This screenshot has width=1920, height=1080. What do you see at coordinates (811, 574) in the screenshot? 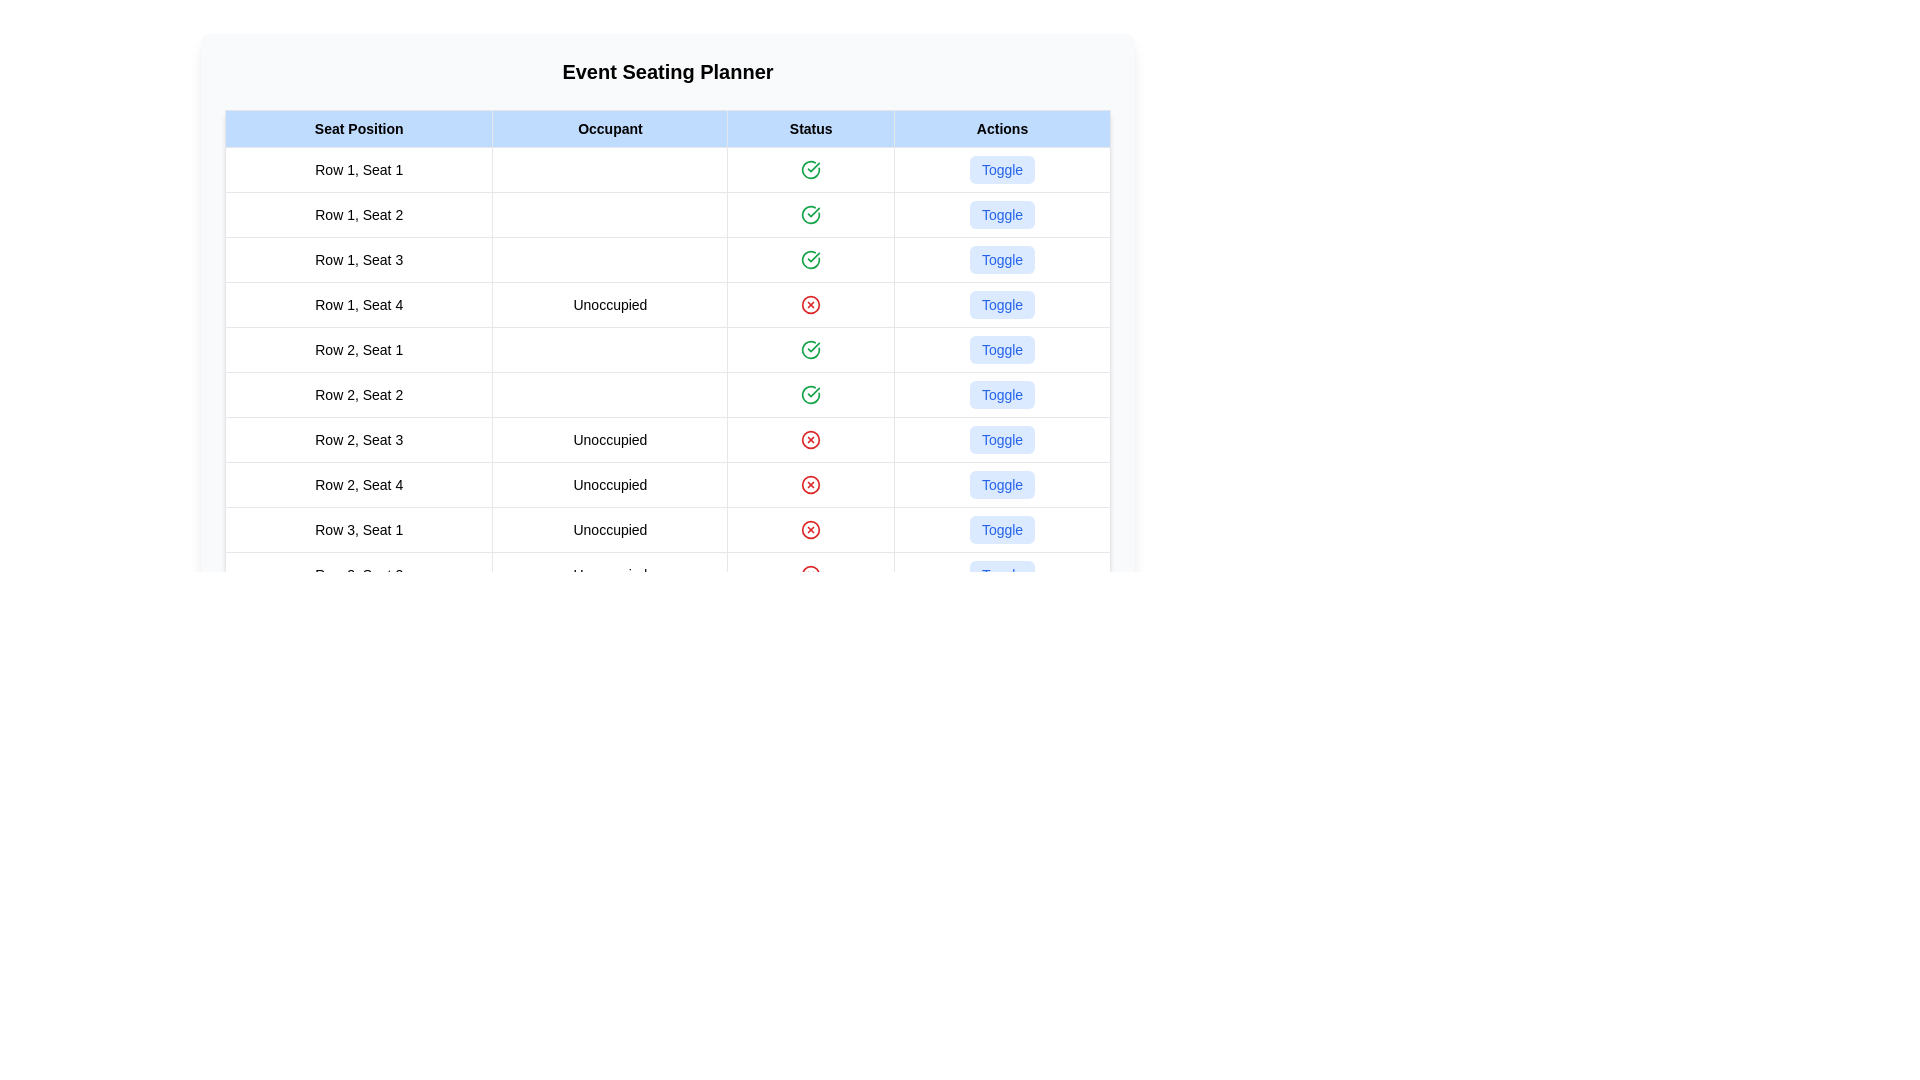
I see `the meaning of the error status icon located` at bounding box center [811, 574].